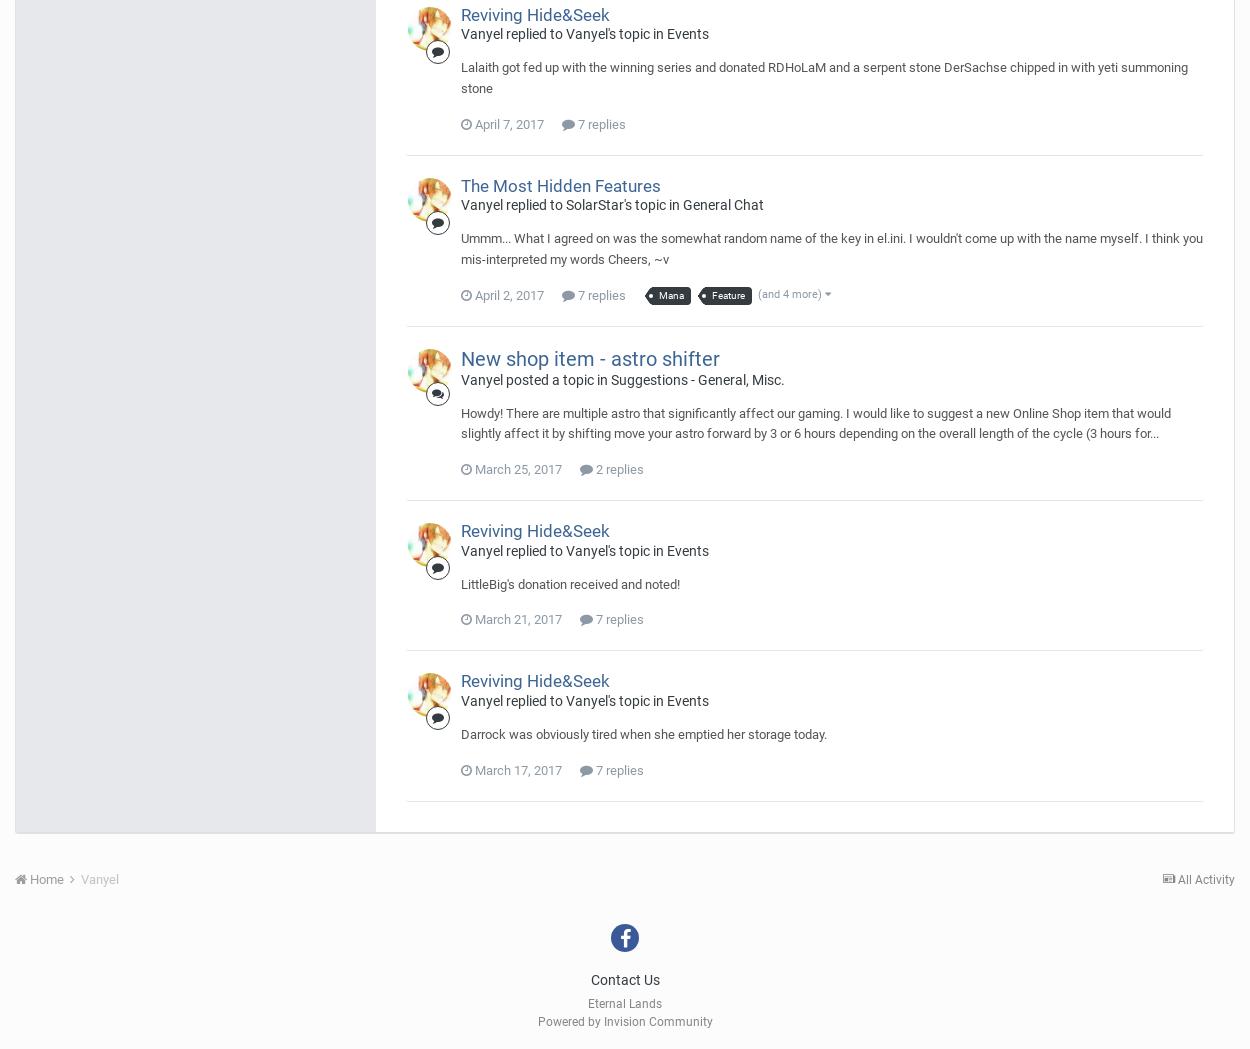 This screenshot has height=1049, width=1250. Describe the element at coordinates (561, 184) in the screenshot. I see `'The Most Hidden Features'` at that location.